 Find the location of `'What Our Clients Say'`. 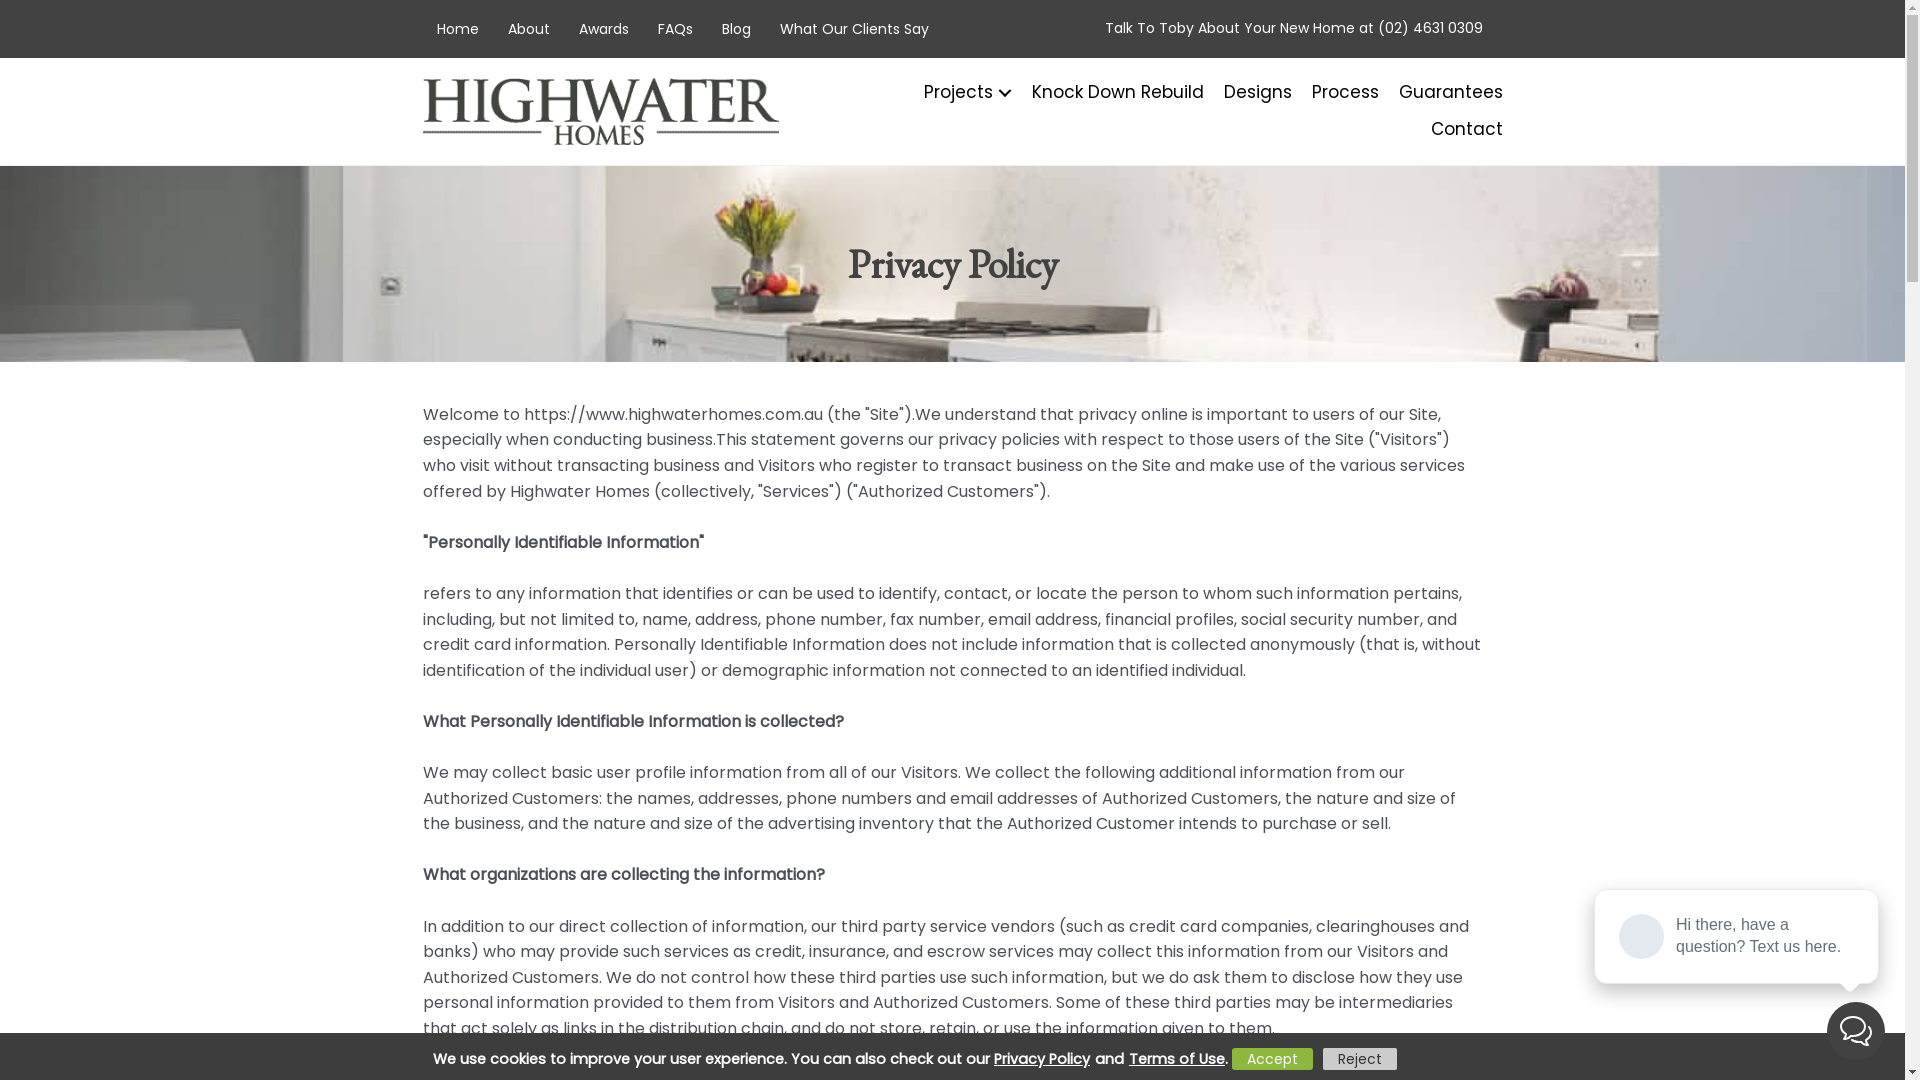

'What Our Clients Say' is located at coordinates (854, 29).